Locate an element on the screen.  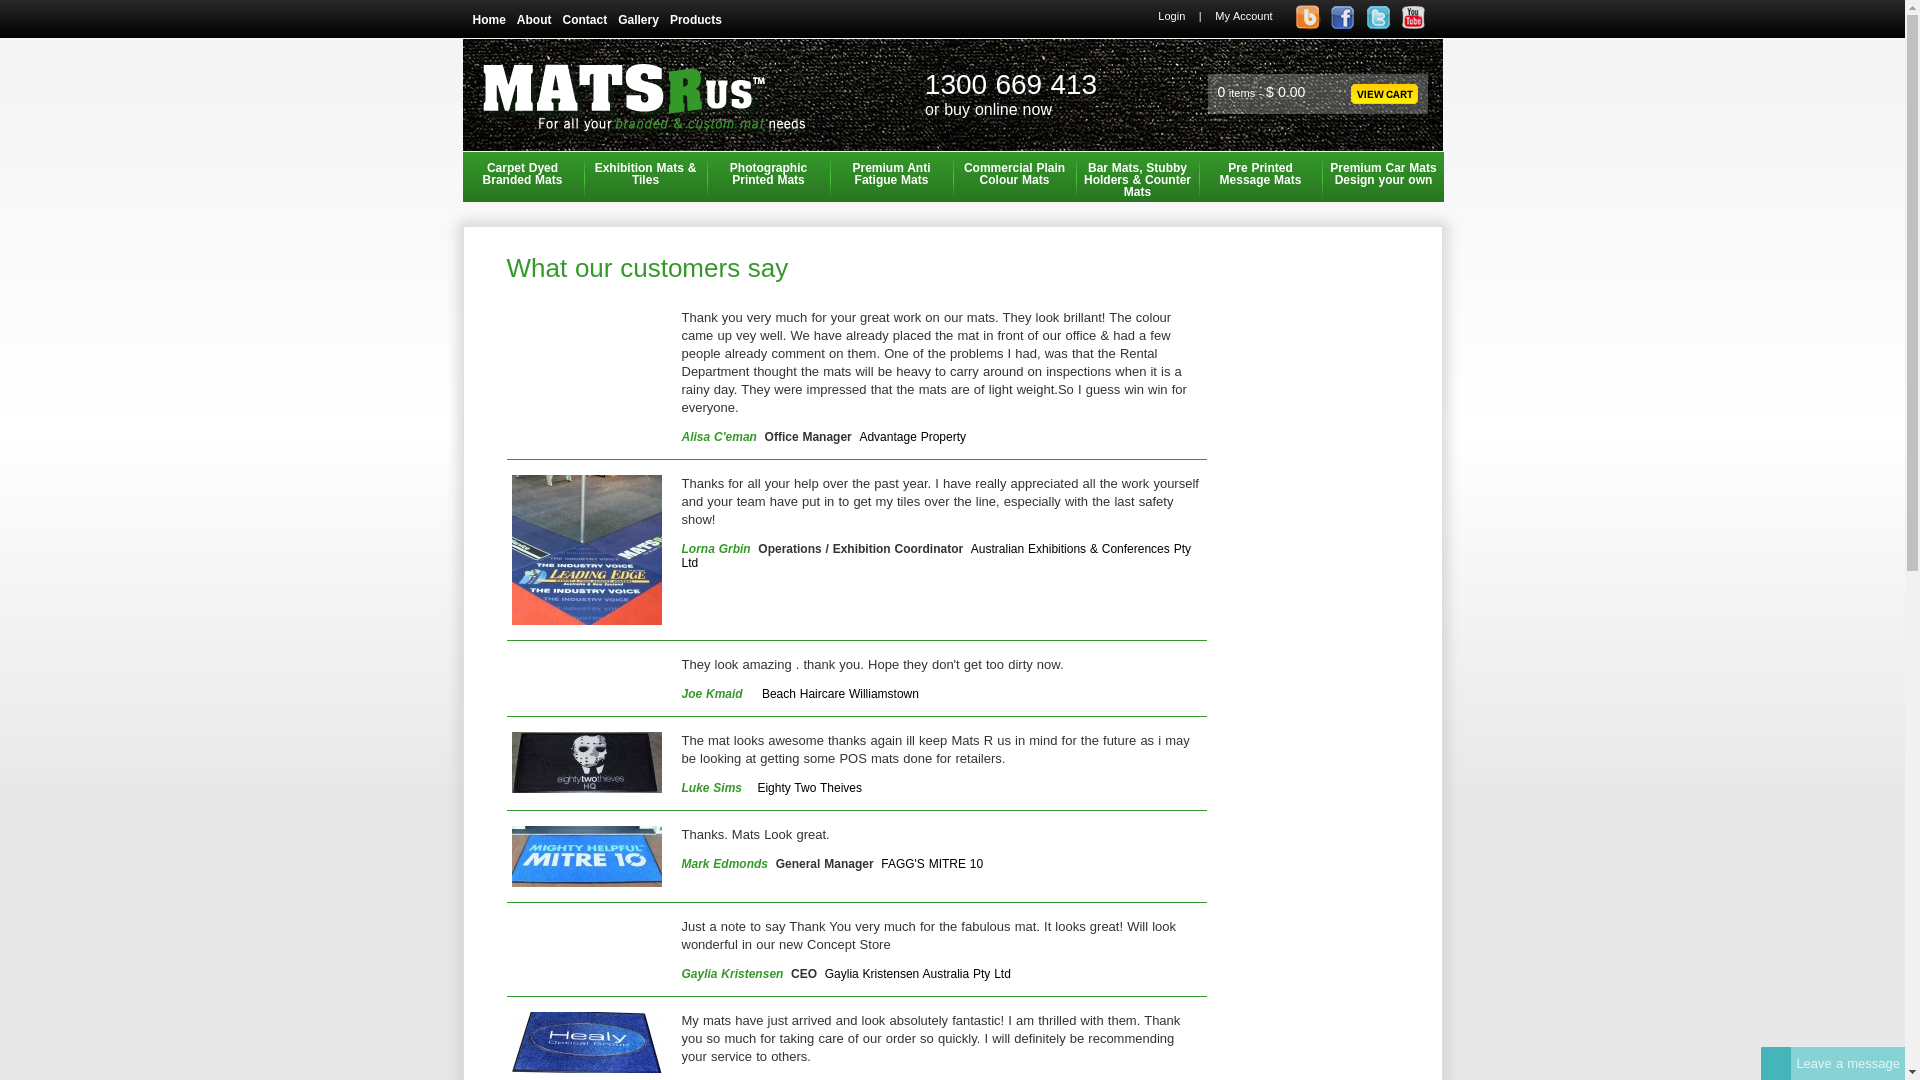
'Mitre 10 - Logo dyed entrance mat' is located at coordinates (585, 855).